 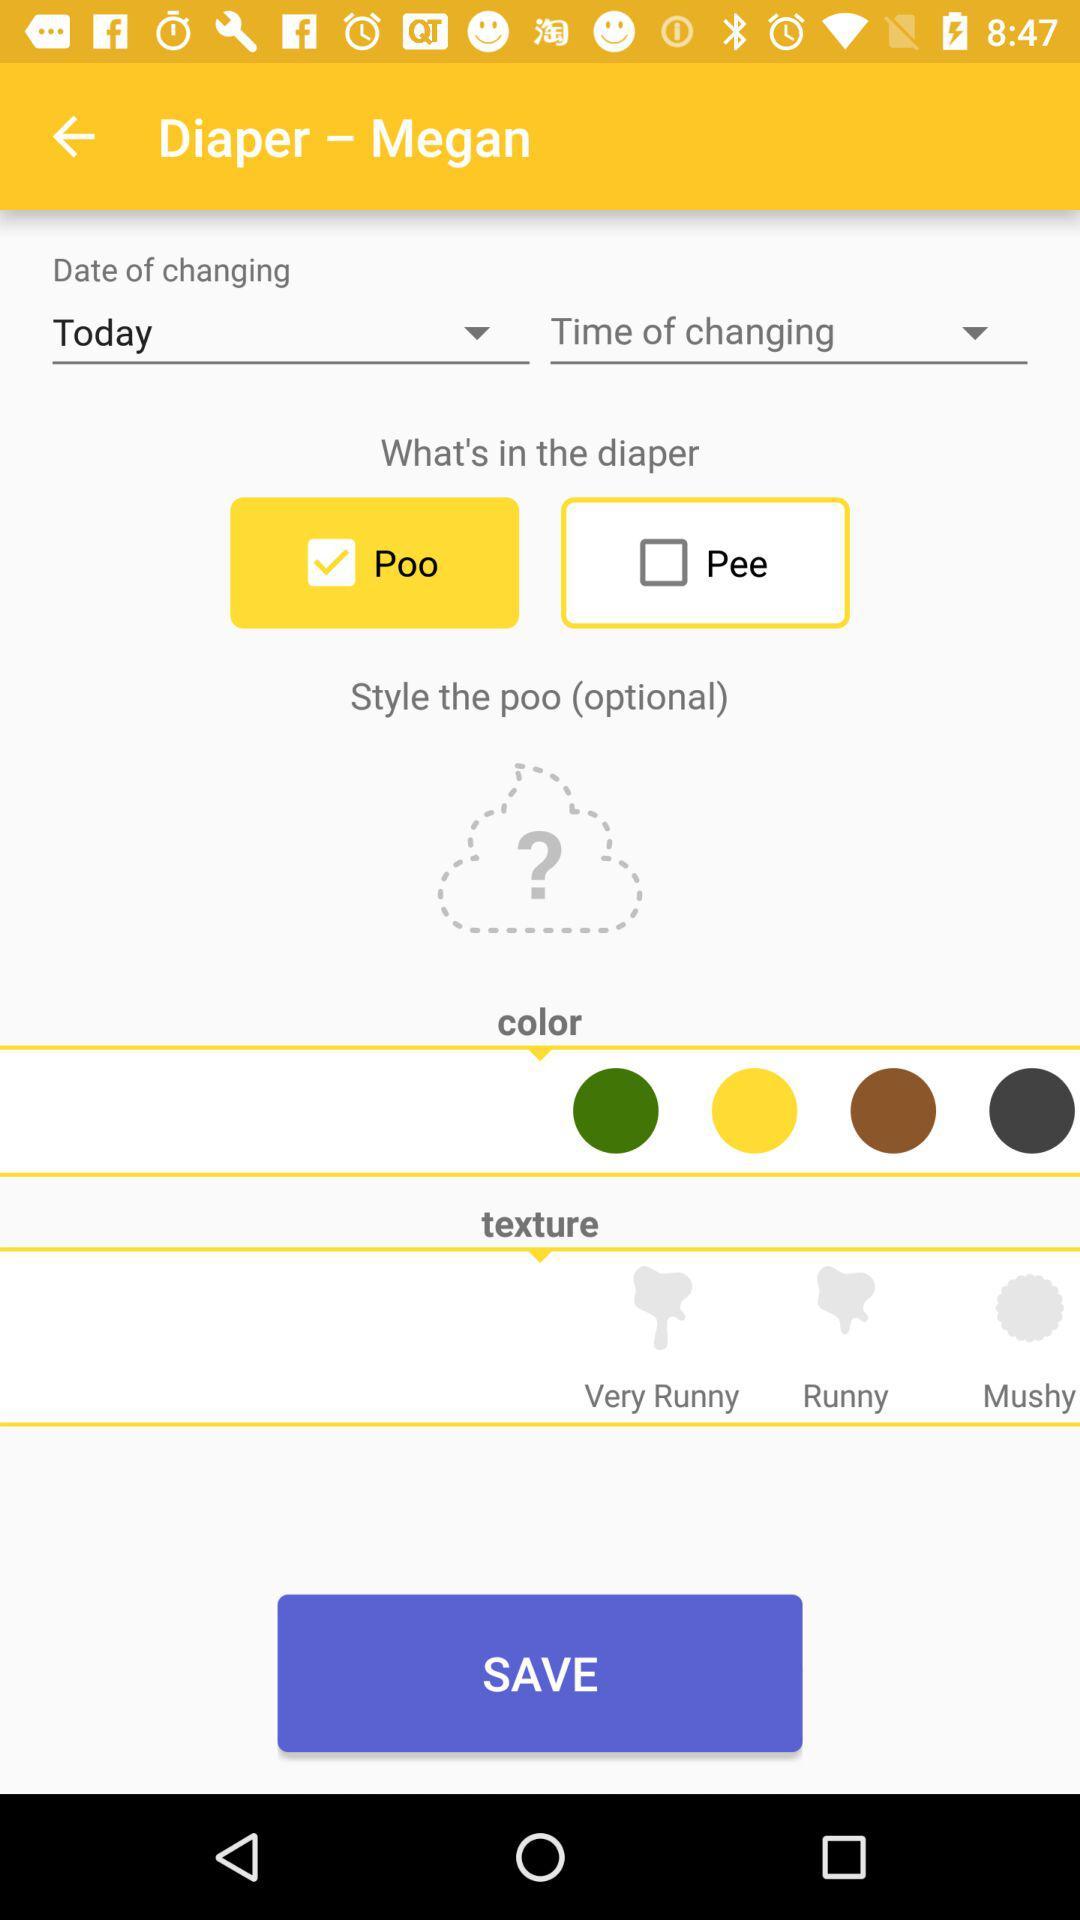 I want to click on green color, so click(x=614, y=1109).